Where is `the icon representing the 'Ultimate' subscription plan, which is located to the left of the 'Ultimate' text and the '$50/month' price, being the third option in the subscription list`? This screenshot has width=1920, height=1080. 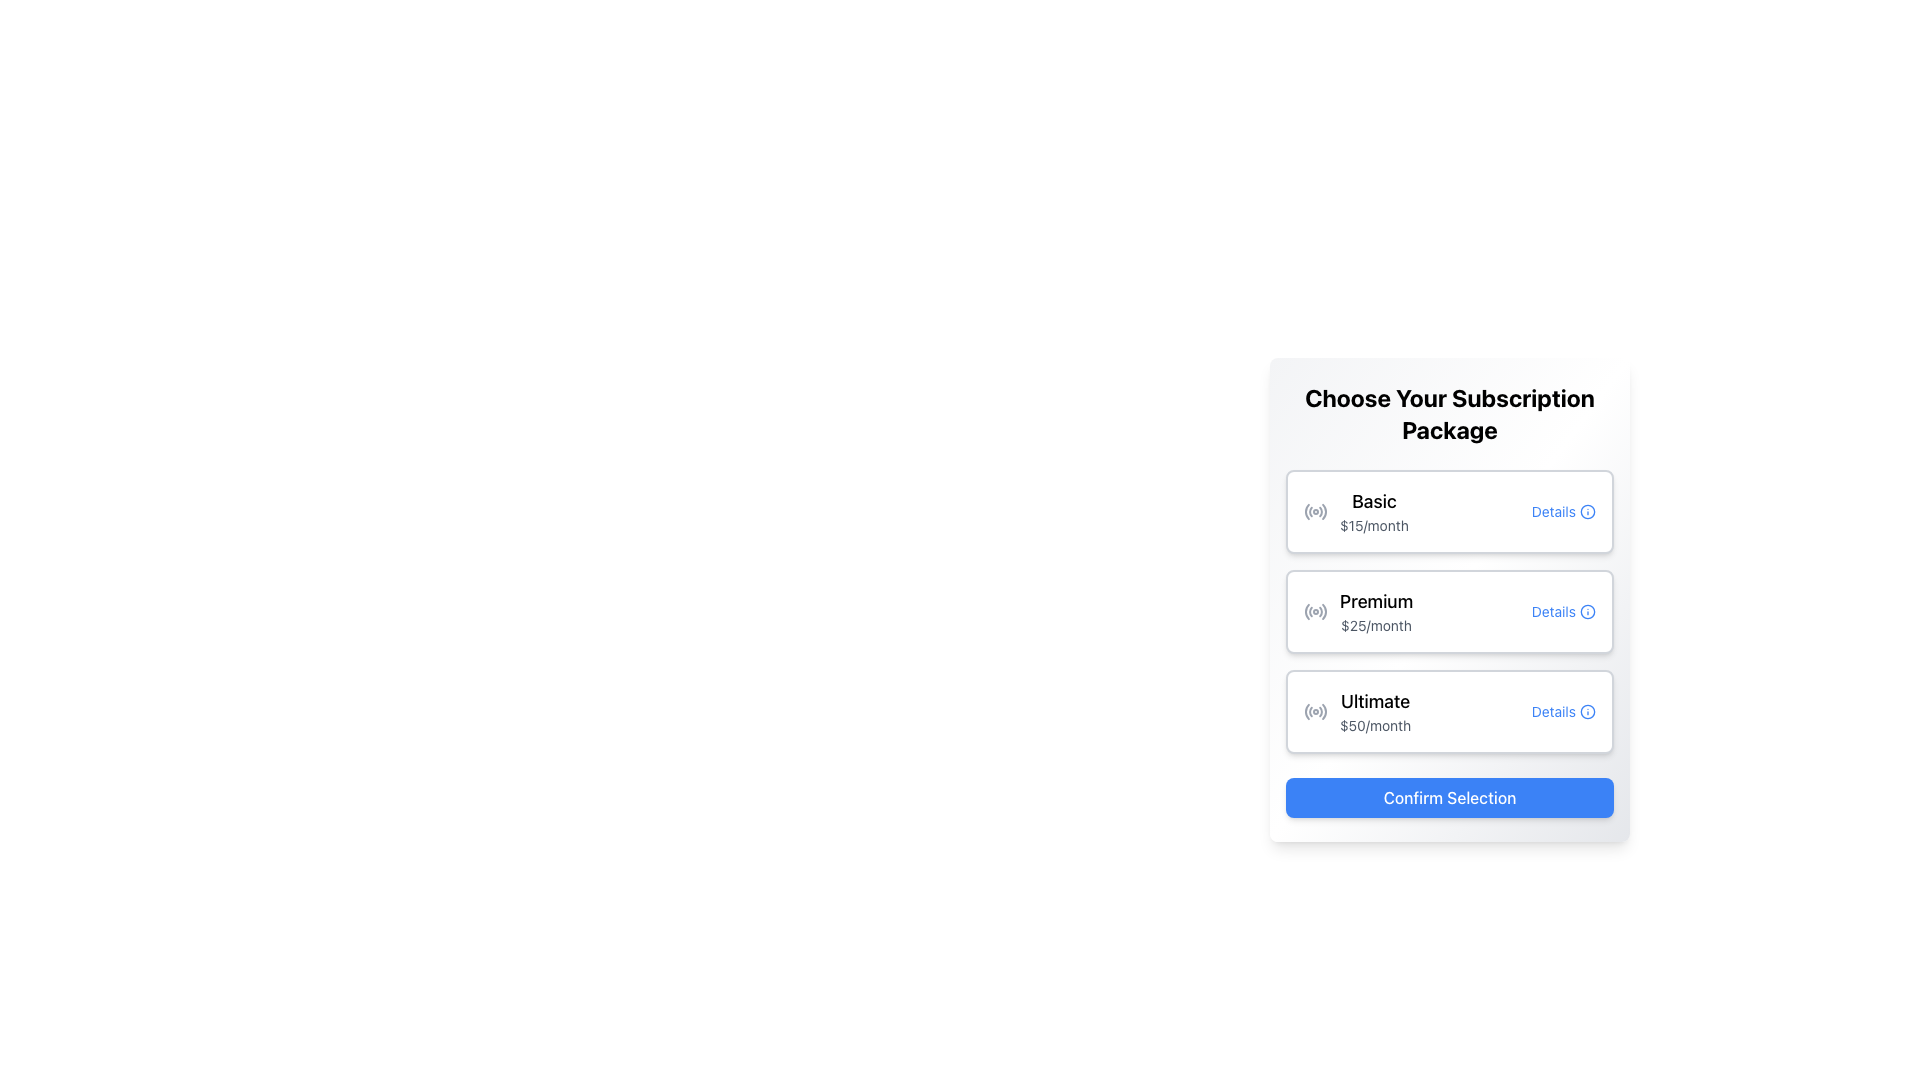 the icon representing the 'Ultimate' subscription plan, which is located to the left of the 'Ultimate' text and the '$50/month' price, being the third option in the subscription list is located at coordinates (1315, 711).